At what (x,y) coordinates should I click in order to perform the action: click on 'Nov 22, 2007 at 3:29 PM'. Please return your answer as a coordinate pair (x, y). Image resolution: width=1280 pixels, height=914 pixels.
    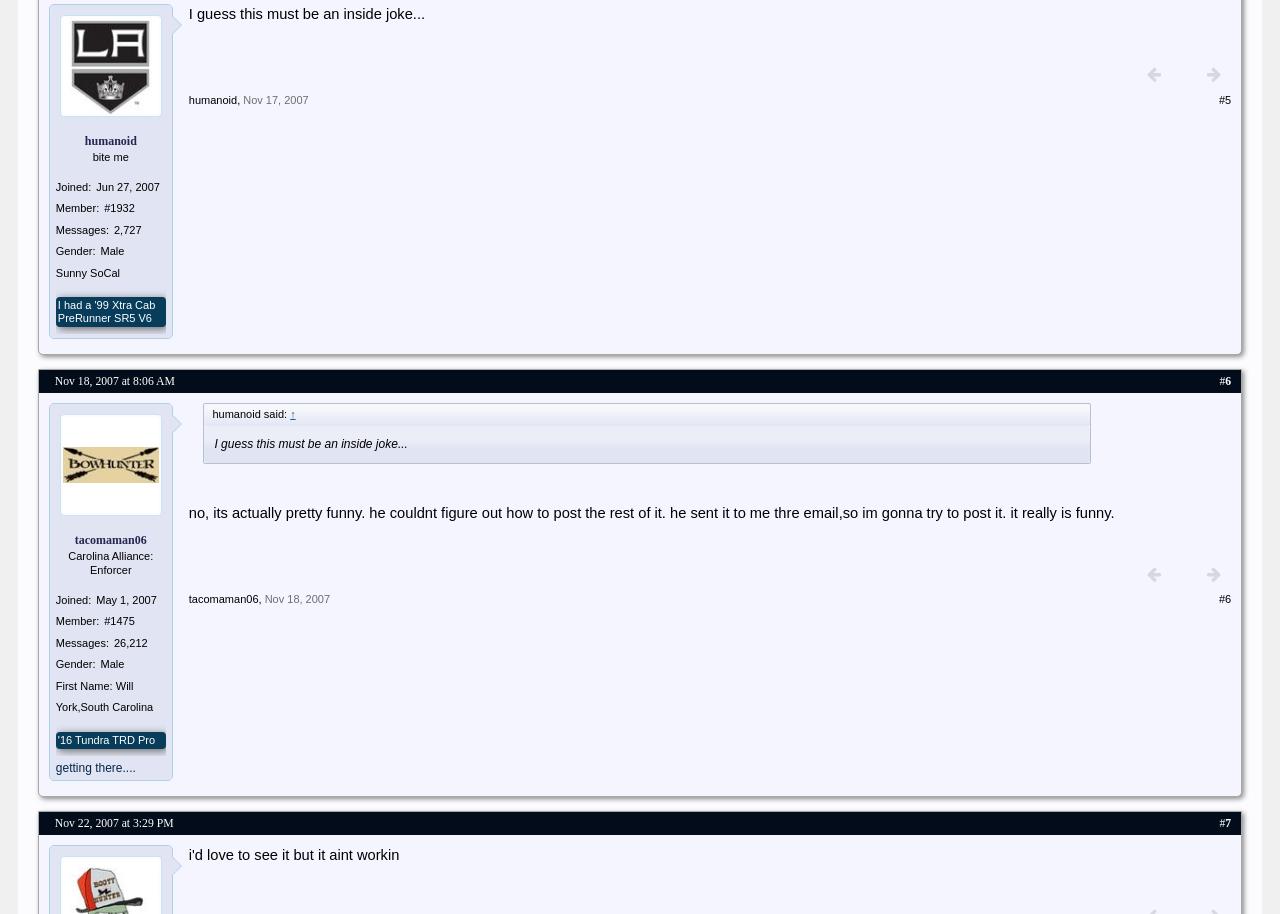
    Looking at the image, I should click on (112, 823).